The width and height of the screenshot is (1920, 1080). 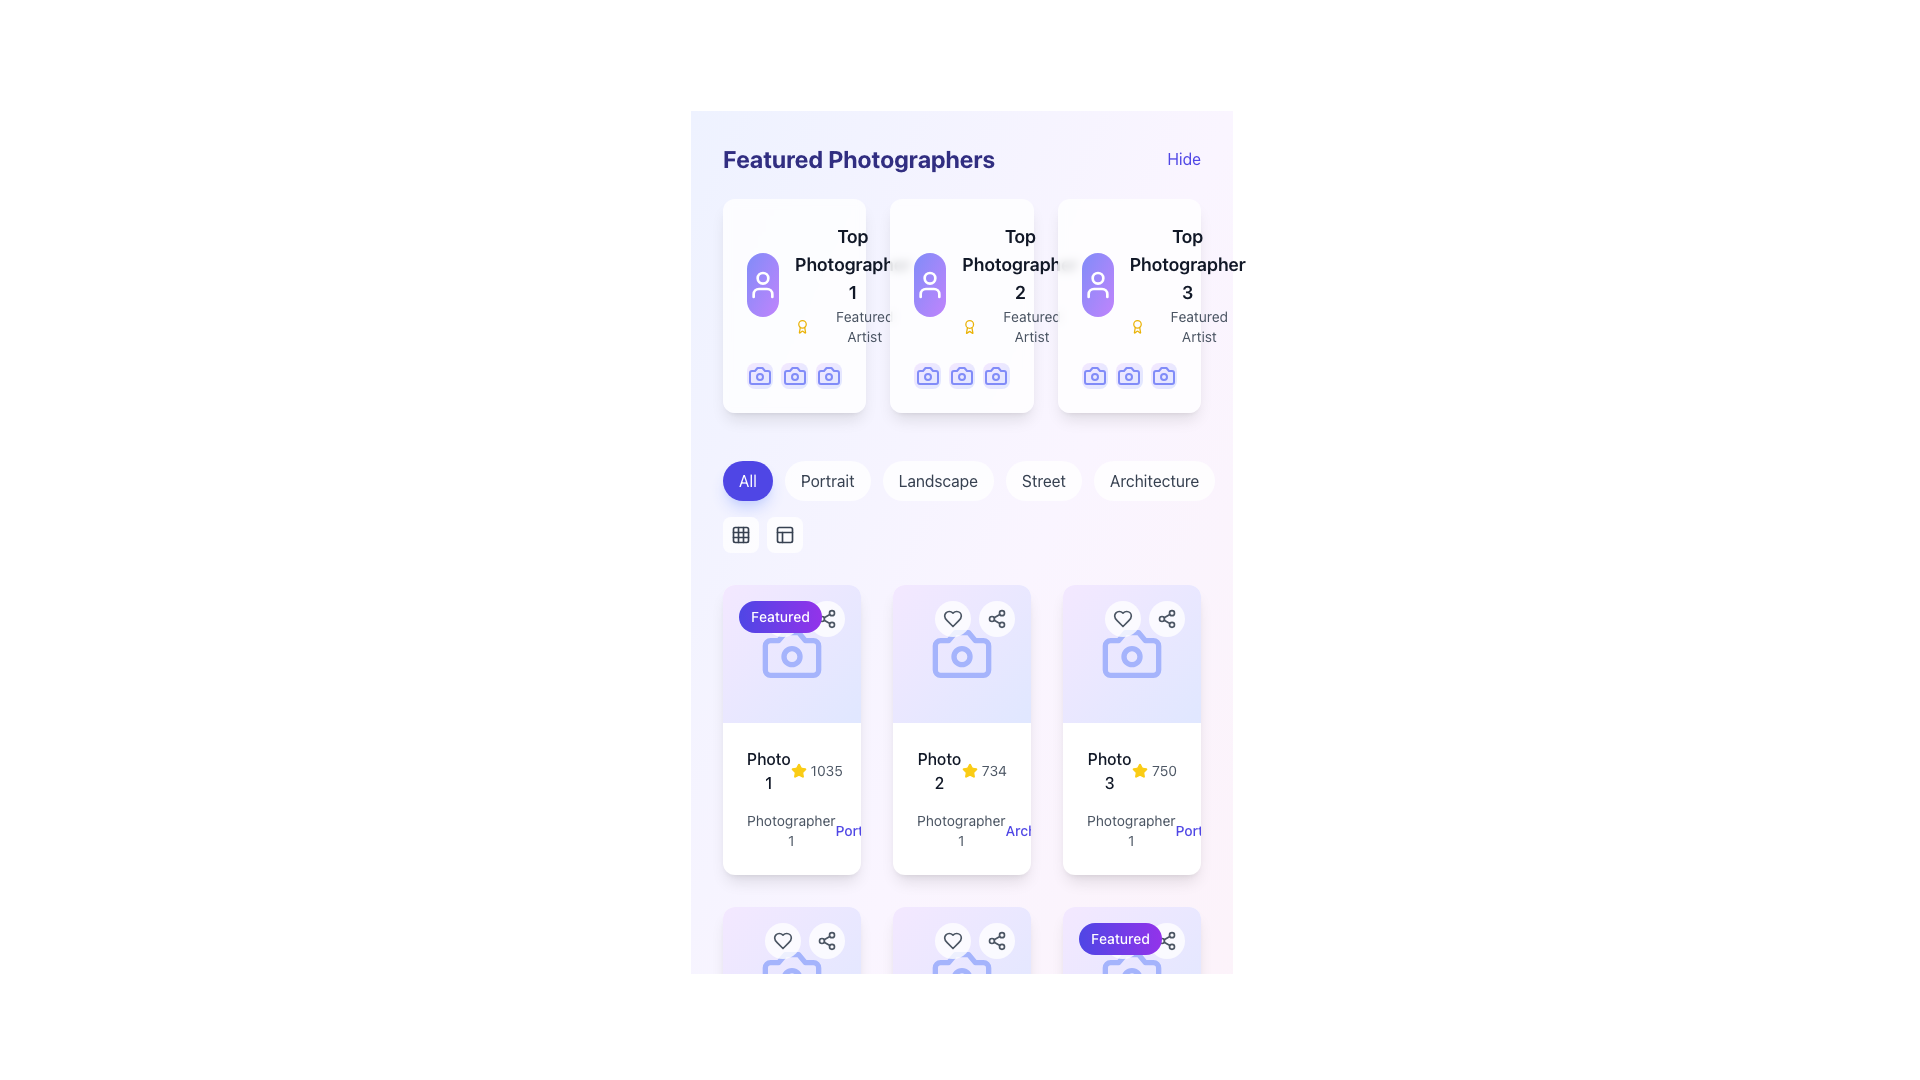 What do you see at coordinates (762, 285) in the screenshot?
I see `the details of the circular Avatar/Icon with a gradient background located in the first column under 'Featured Photographers', above the text 'Top Photographer 1'` at bounding box center [762, 285].